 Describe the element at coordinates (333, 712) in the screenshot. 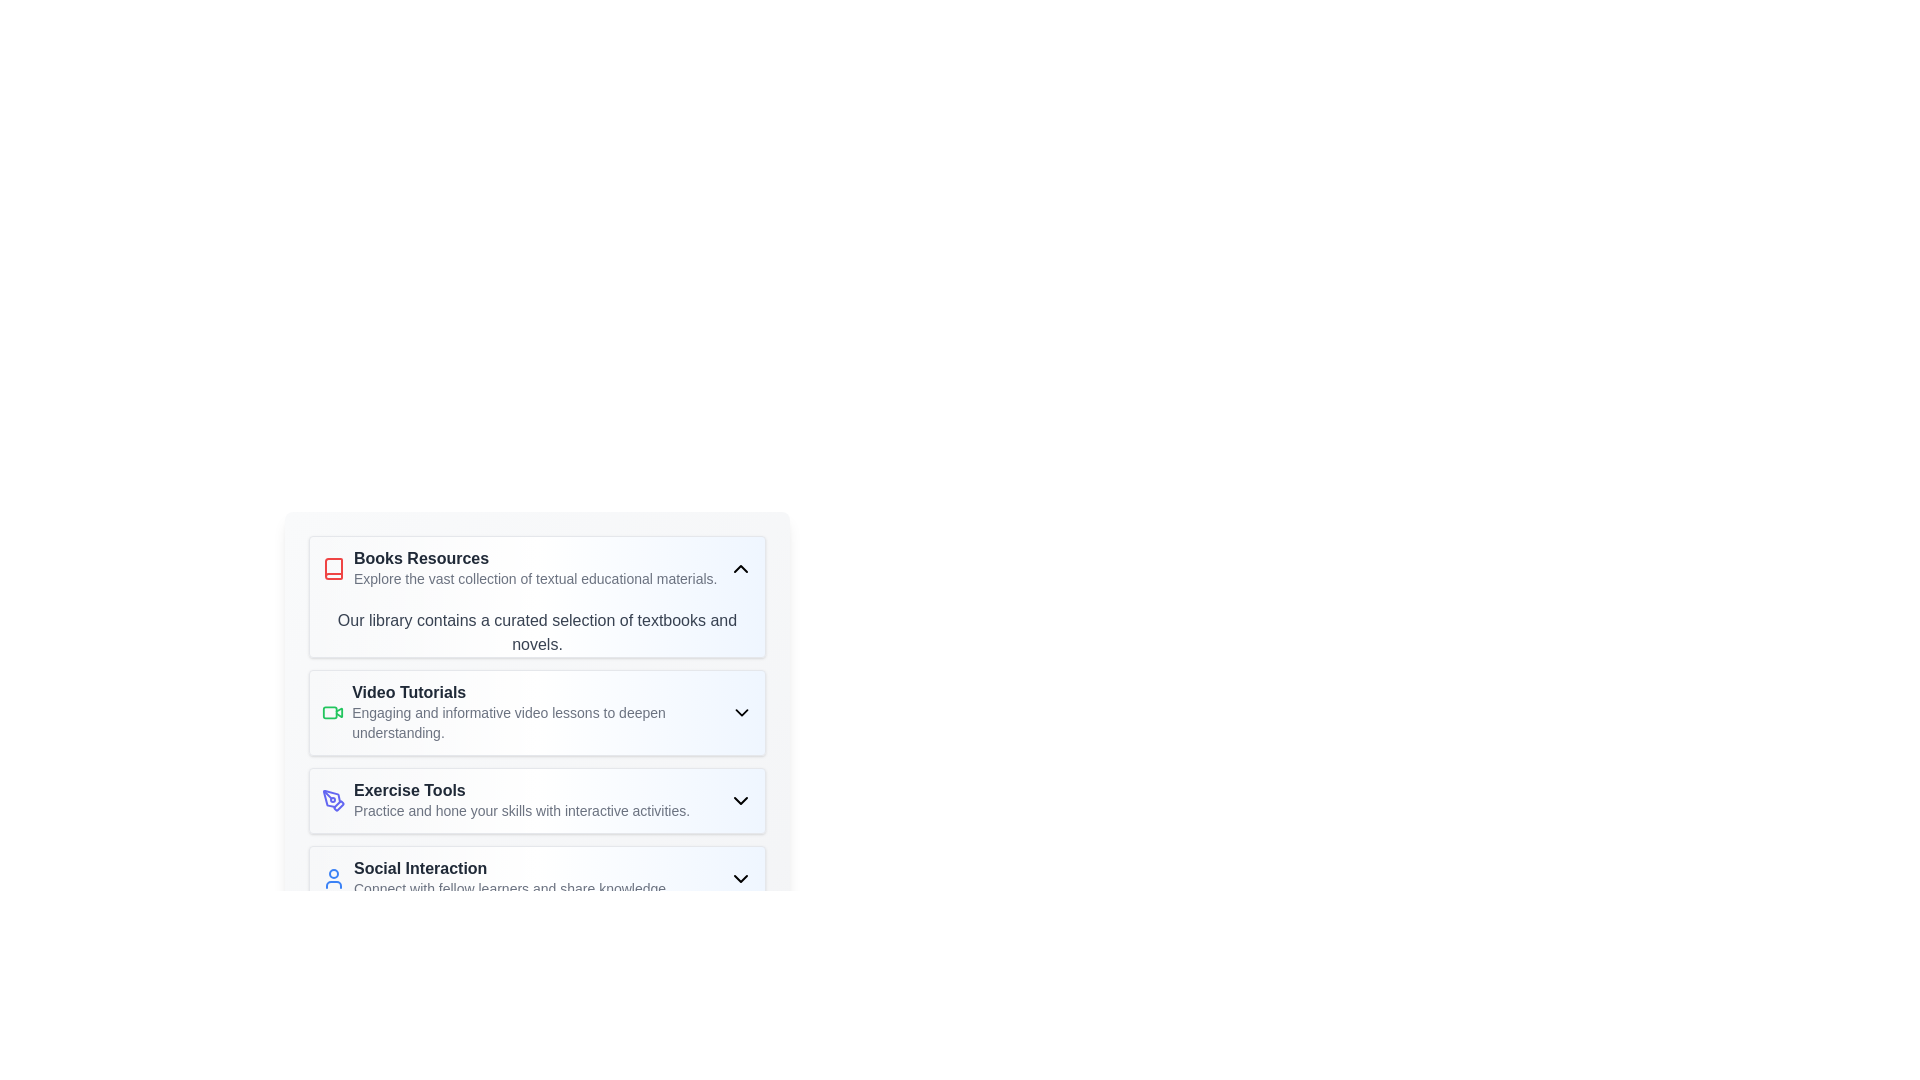

I see `the decorative icon representing video tutorials, located to the left of the 'Video Tutorials' heading in the features list` at that location.